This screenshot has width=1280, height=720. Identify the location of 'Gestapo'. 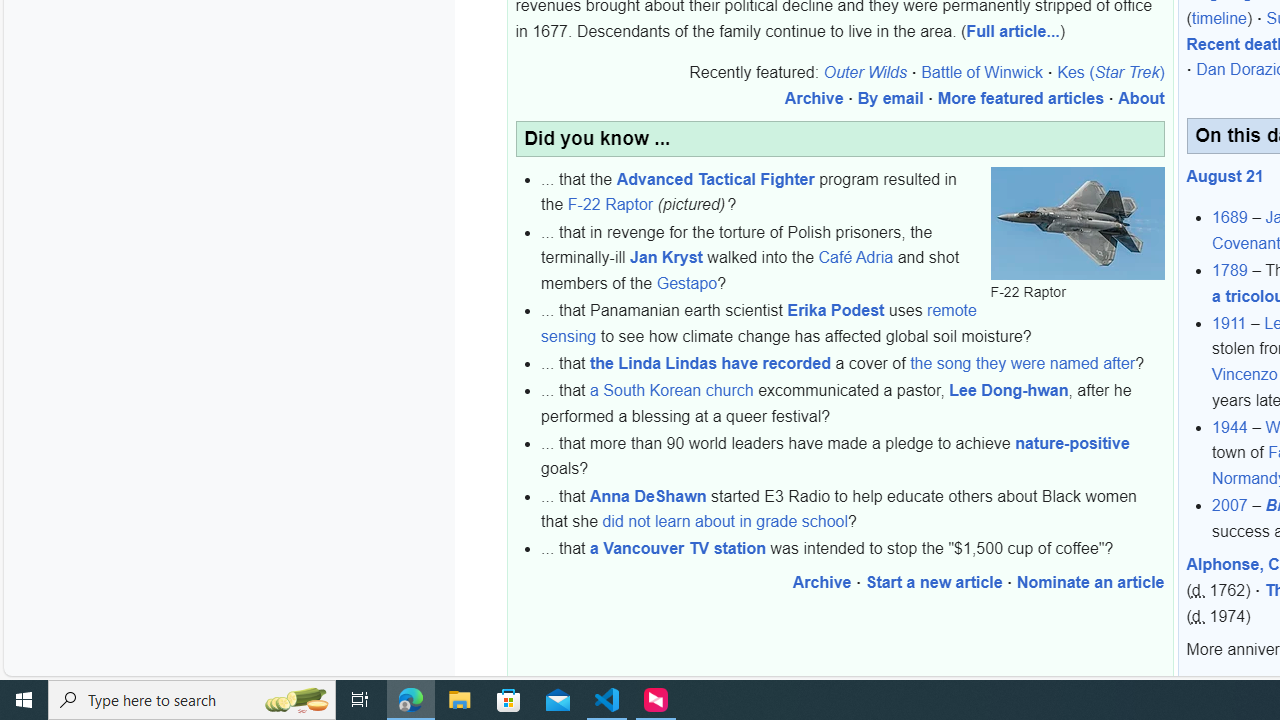
(686, 283).